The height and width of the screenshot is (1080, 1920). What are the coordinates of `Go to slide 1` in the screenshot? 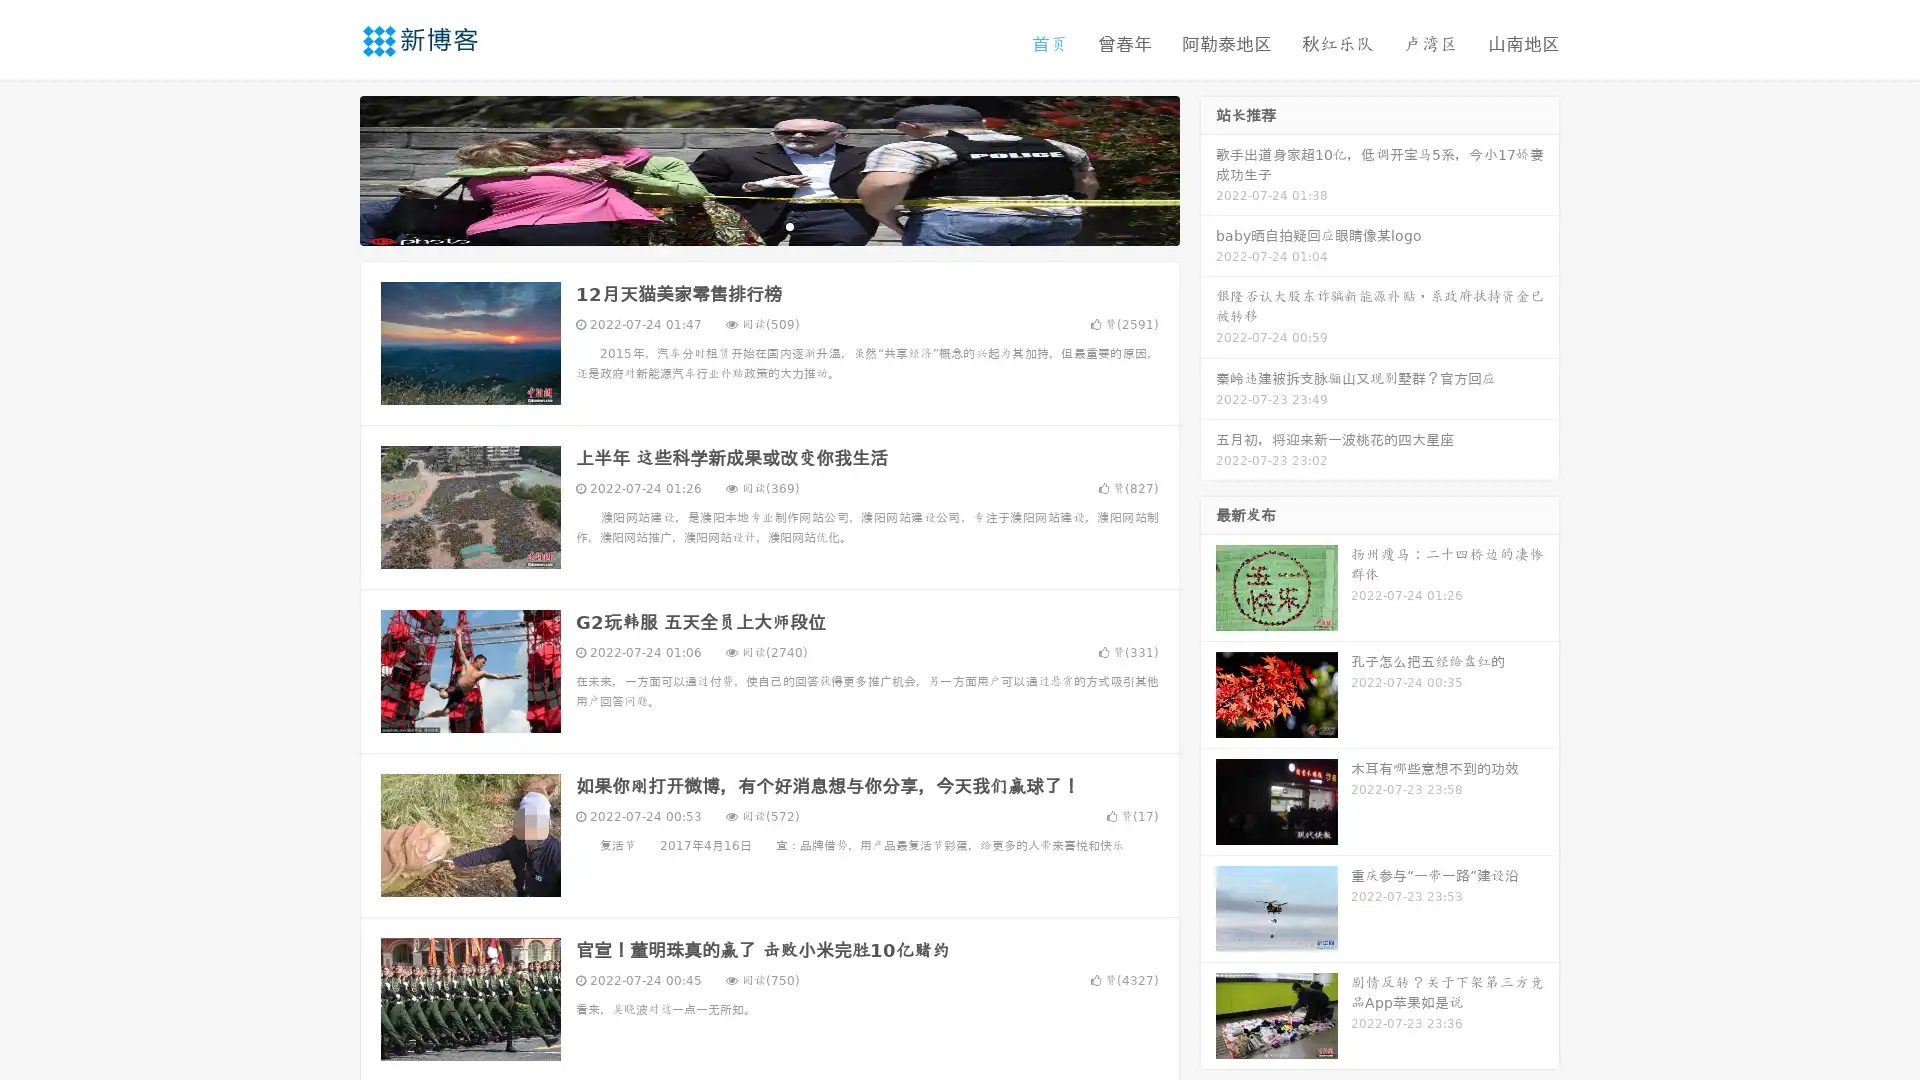 It's located at (748, 225).